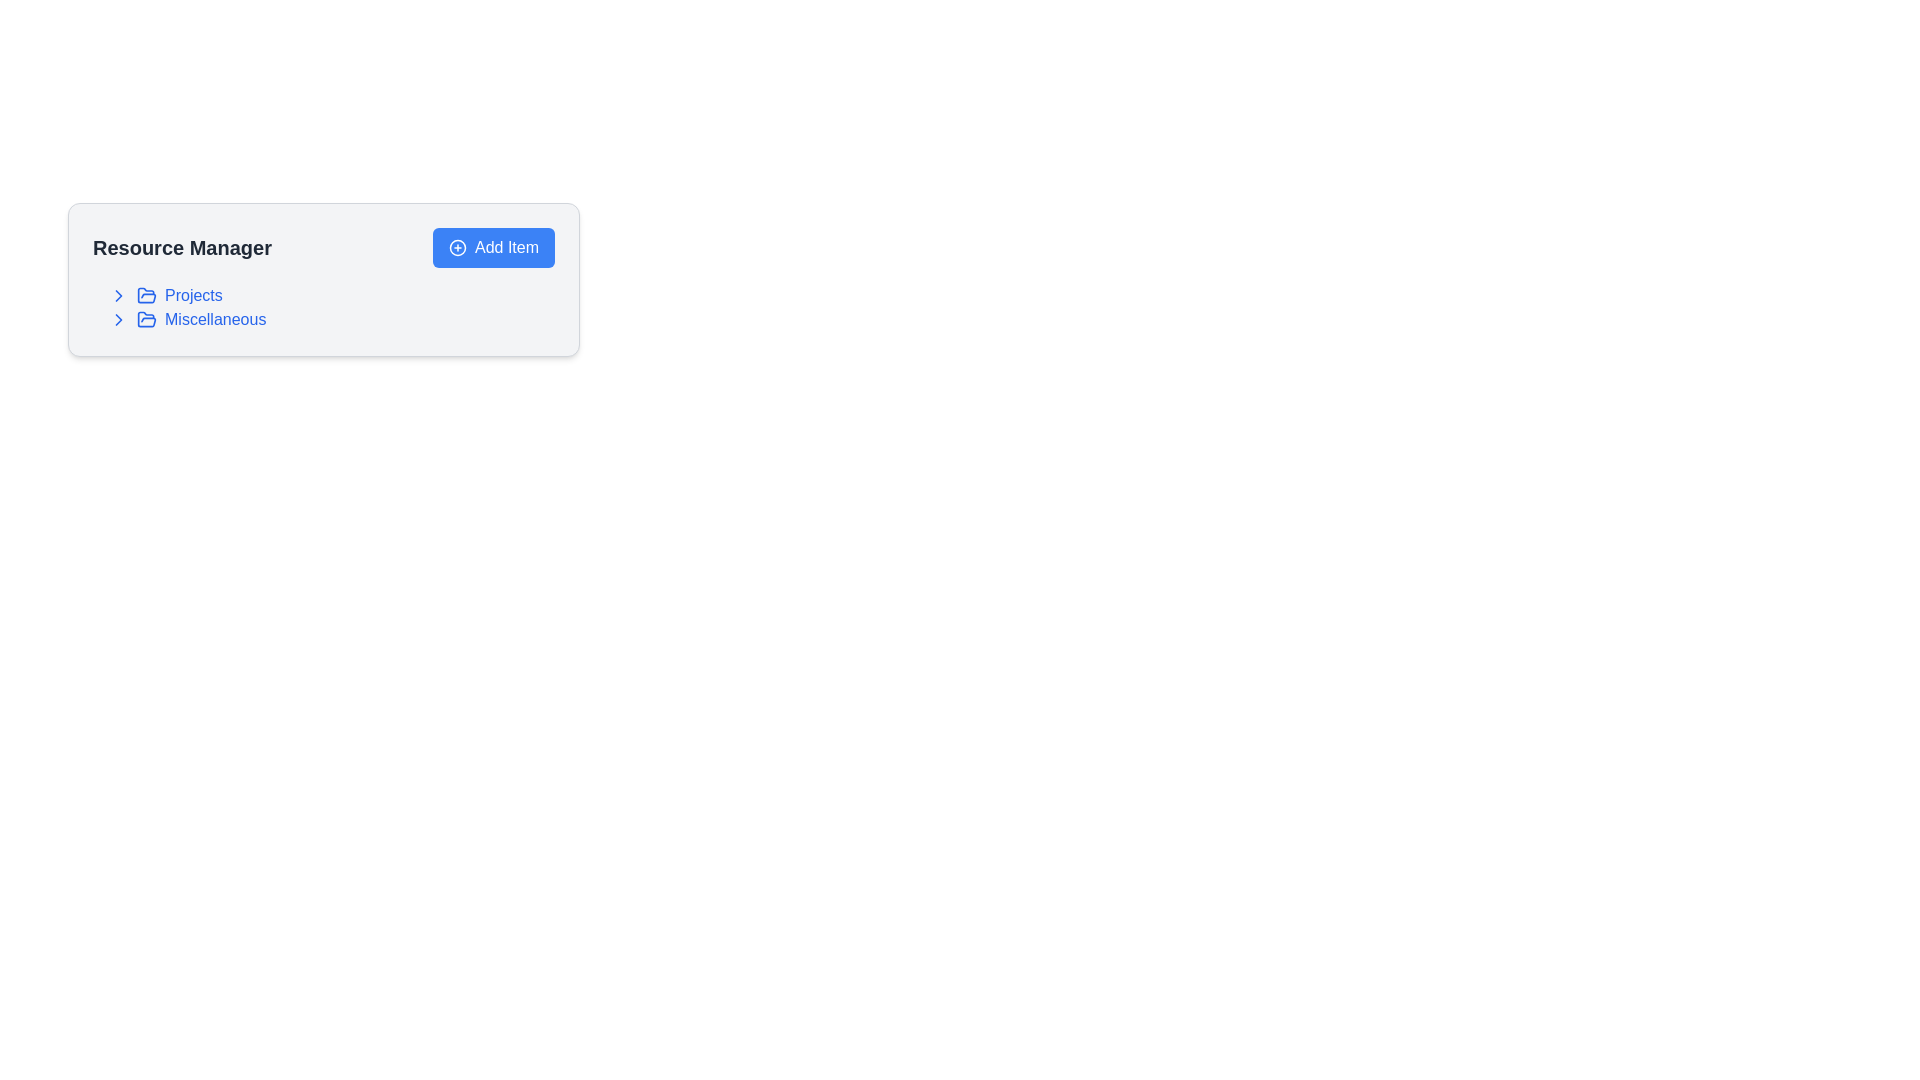 The width and height of the screenshot is (1920, 1080). Describe the element at coordinates (182, 246) in the screenshot. I see `the bold, large font text label displaying 'Resource Manager' located in the upper-left section of the interface, near the 'Add Item' button` at that location.